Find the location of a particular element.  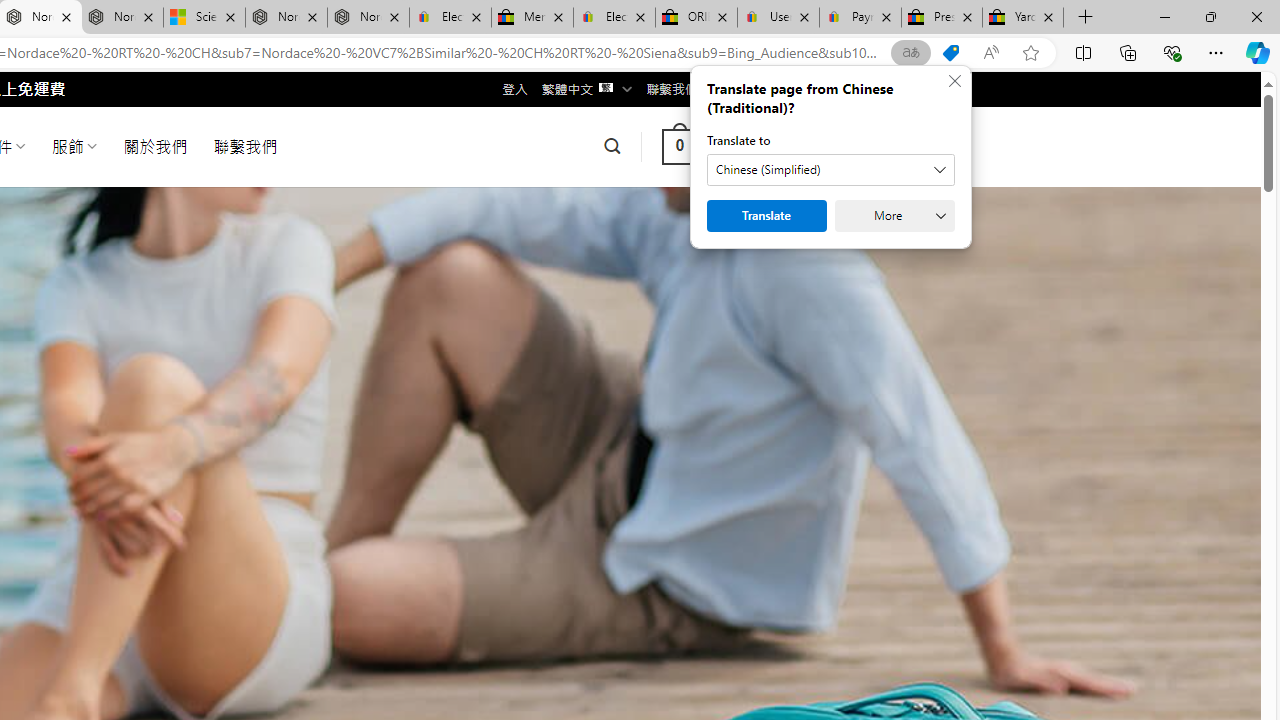

'  0  ' is located at coordinates (679, 145).